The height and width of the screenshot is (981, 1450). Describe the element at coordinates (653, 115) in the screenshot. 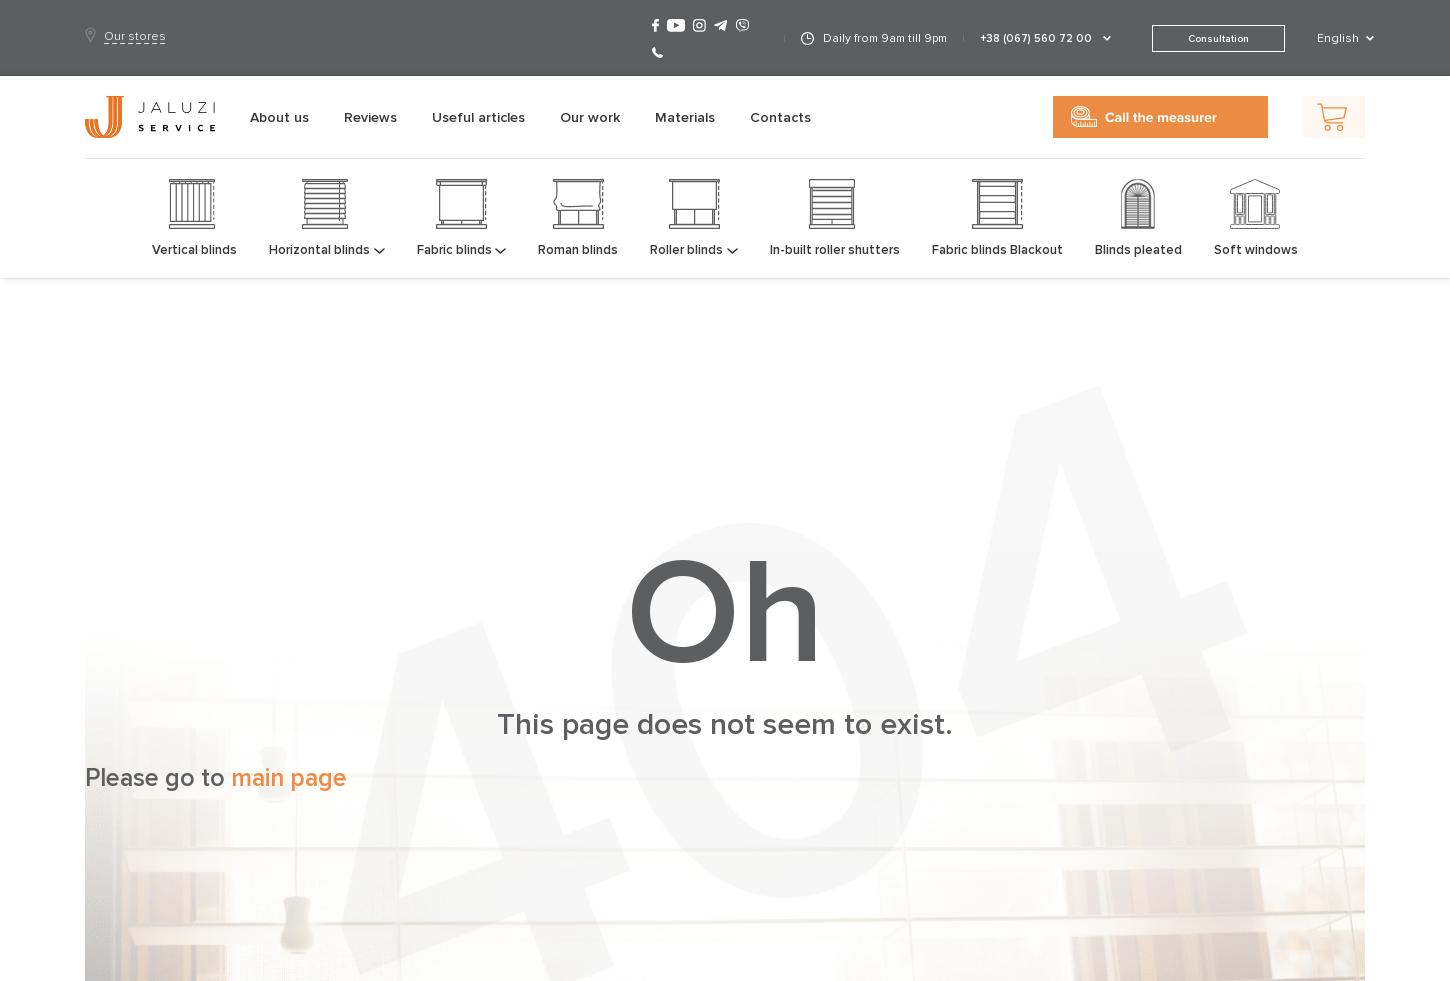

I see `'Materials'` at that location.